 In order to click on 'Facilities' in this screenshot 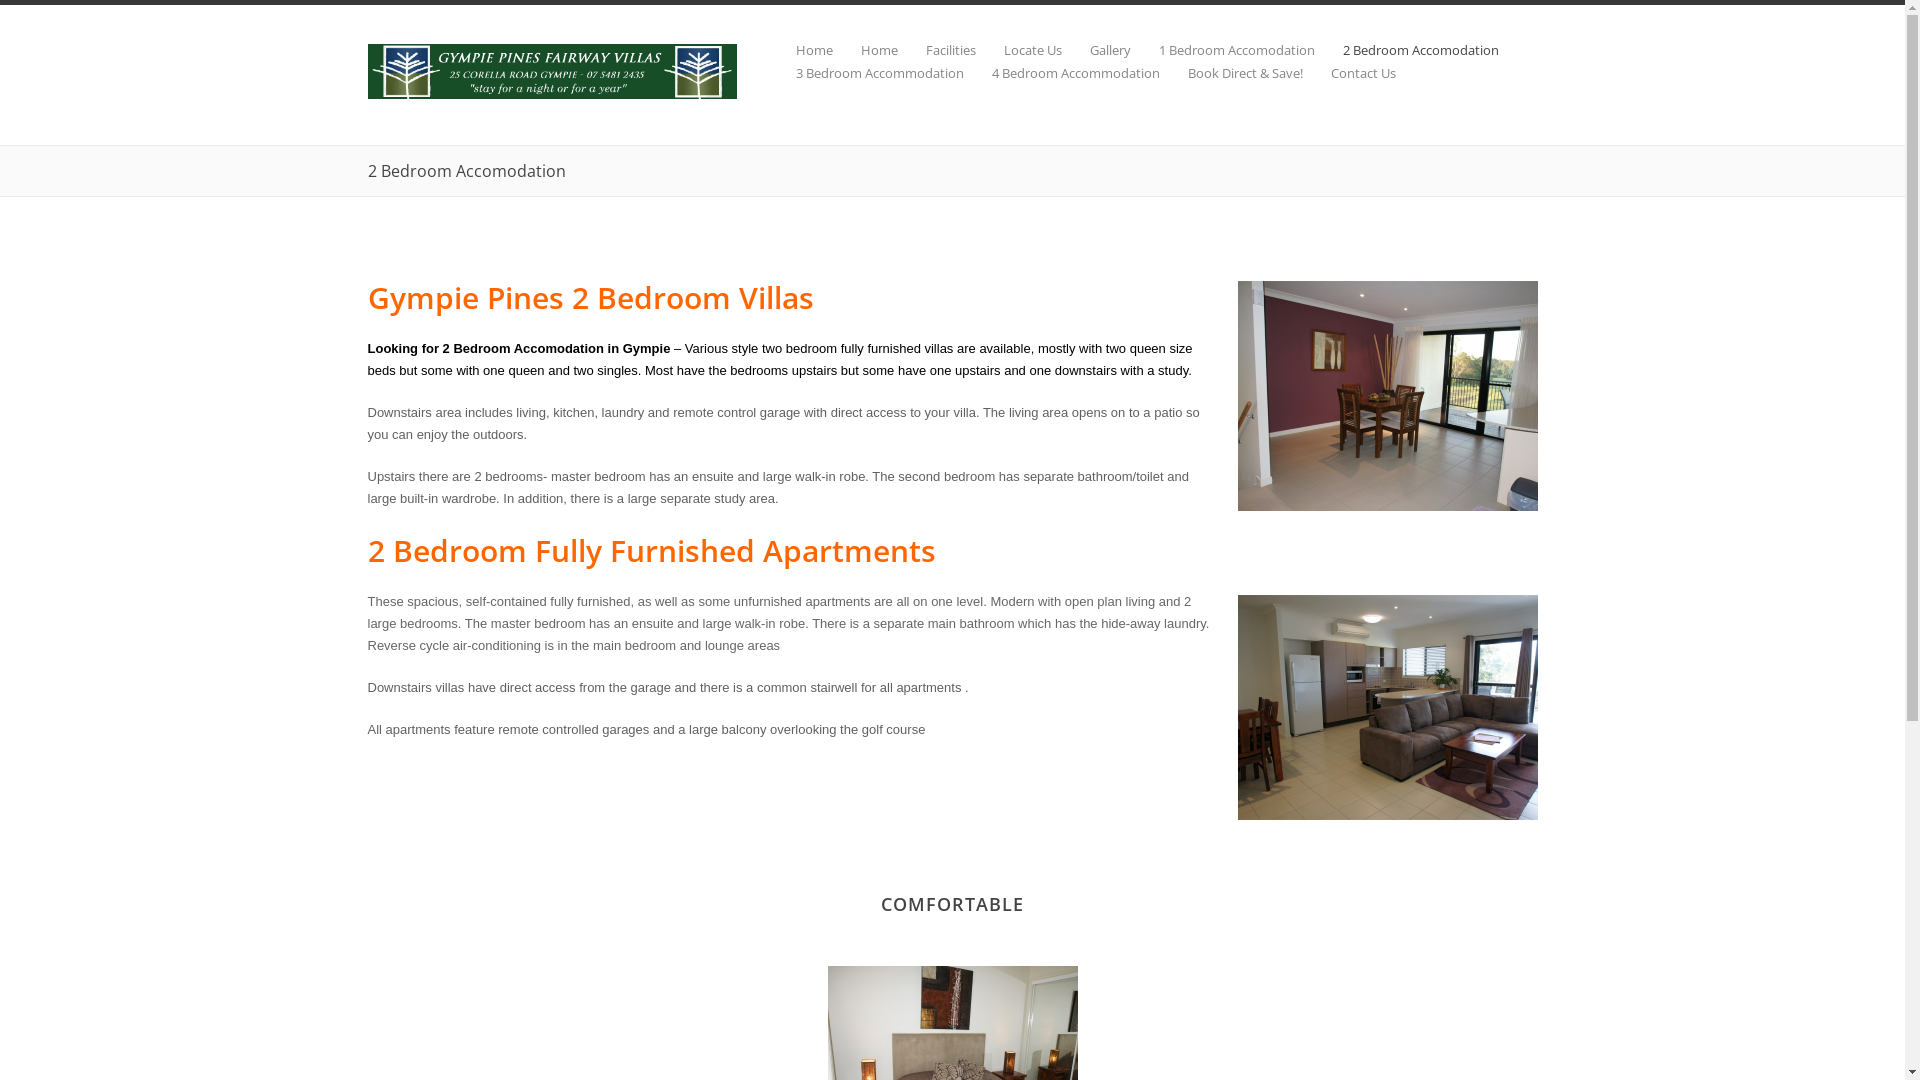, I will do `click(935, 49)`.